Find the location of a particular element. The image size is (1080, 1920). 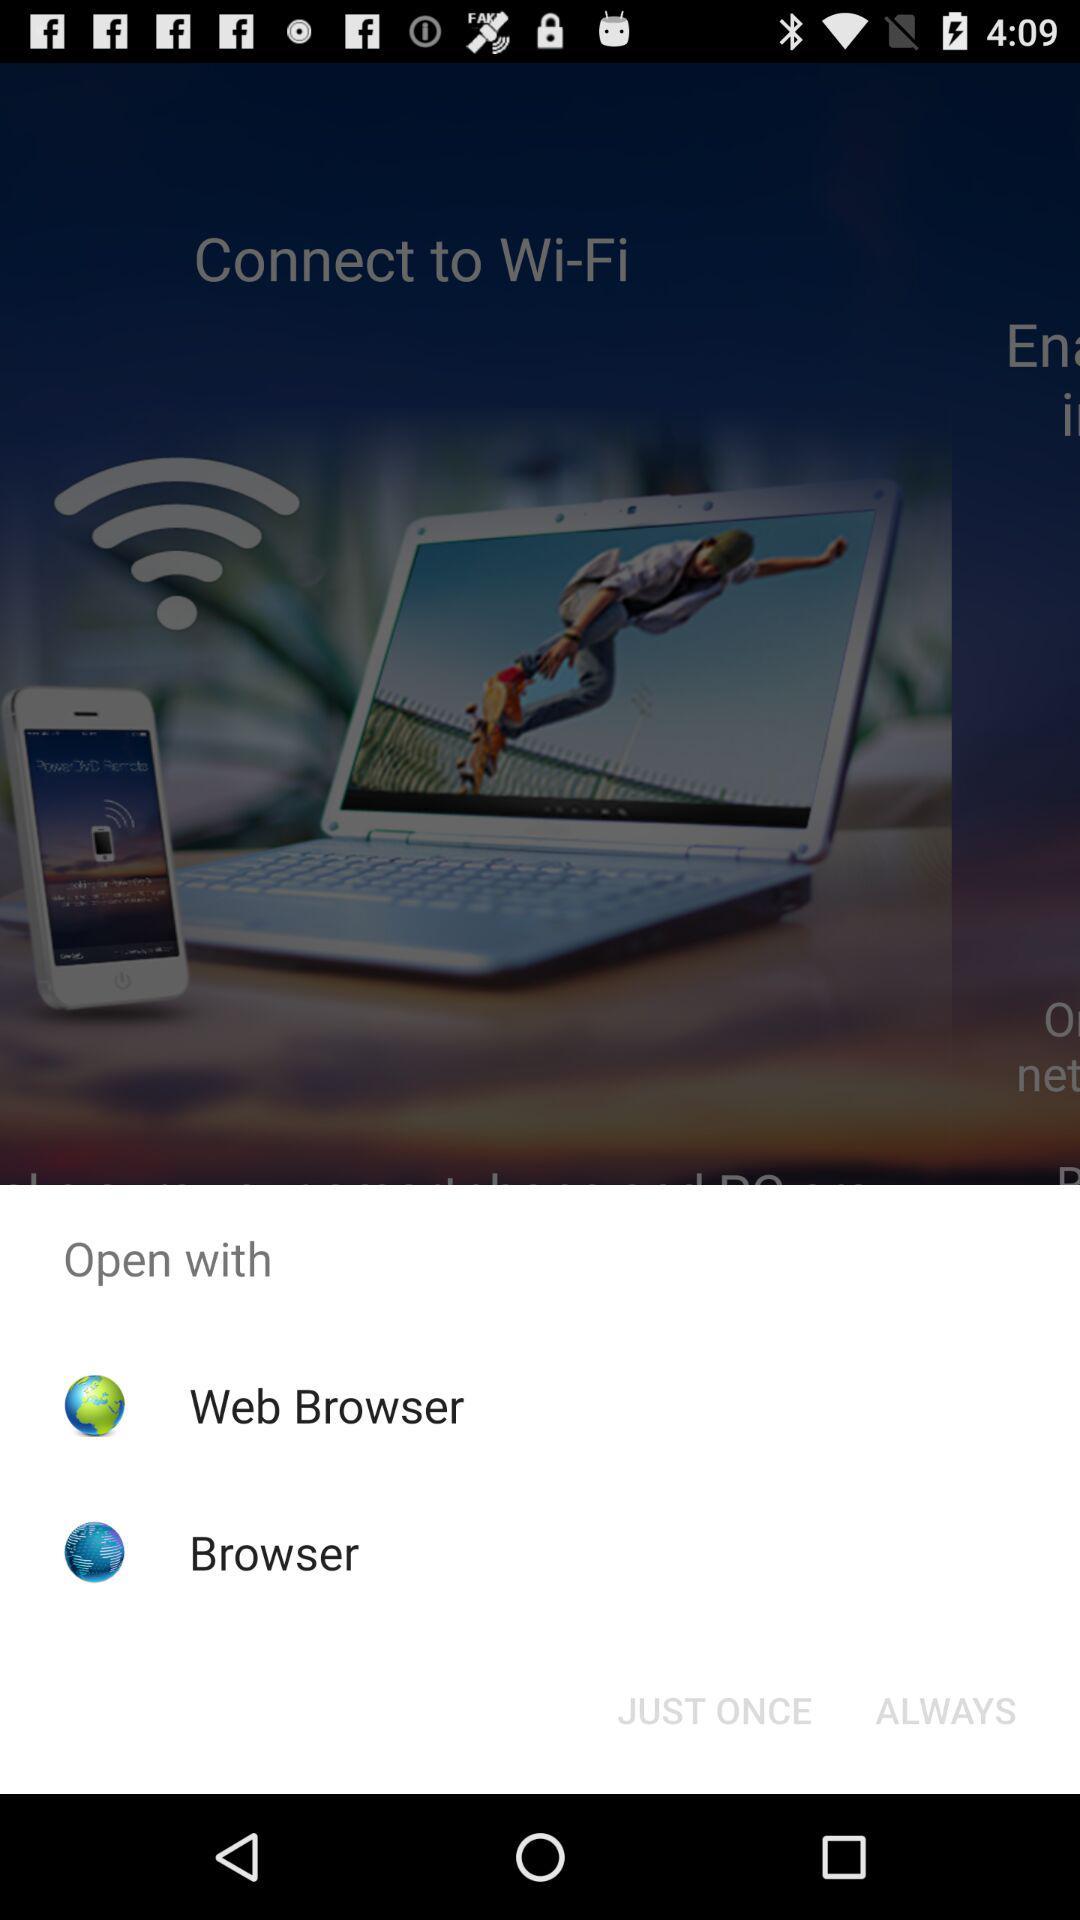

the item above the browser app is located at coordinates (325, 1404).